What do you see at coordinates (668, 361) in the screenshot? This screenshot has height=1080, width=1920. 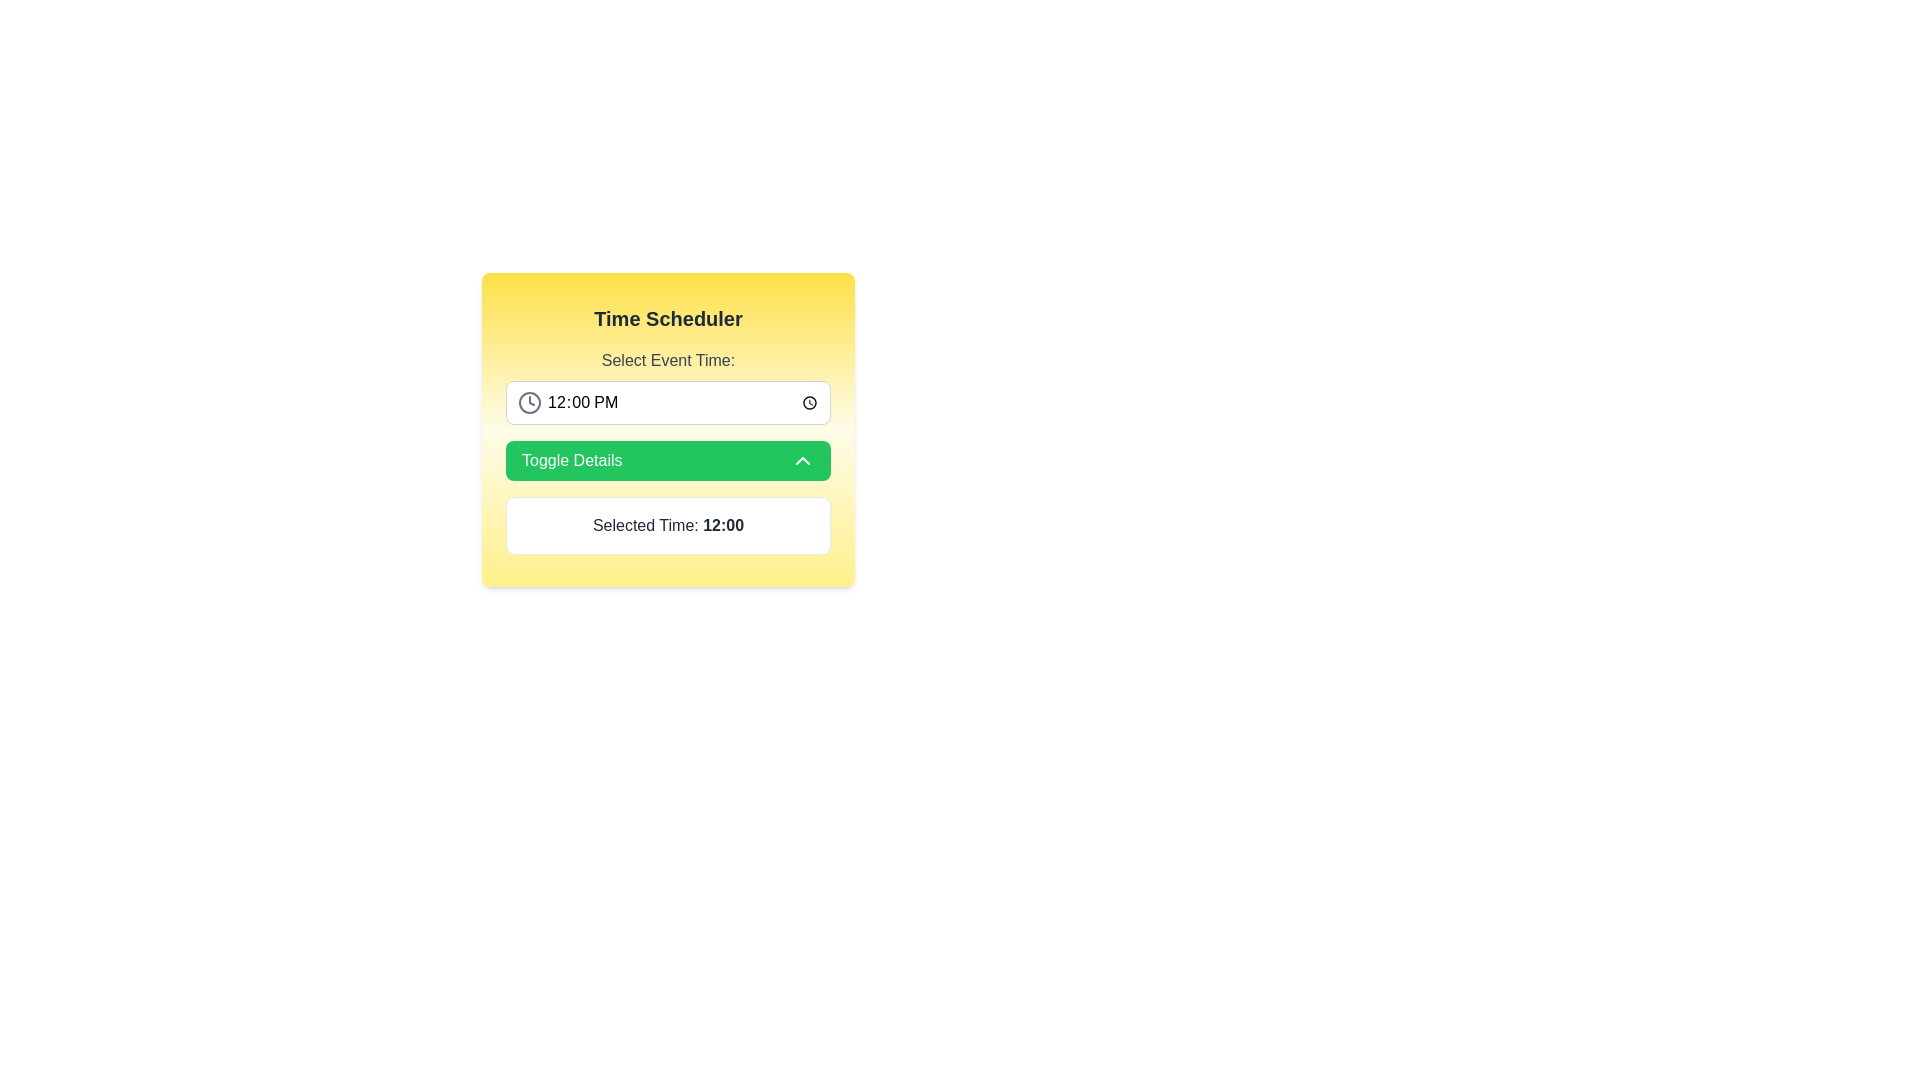 I see `the 'Select Event Time:' text label, which provides contextual instruction for selecting an event time` at bounding box center [668, 361].